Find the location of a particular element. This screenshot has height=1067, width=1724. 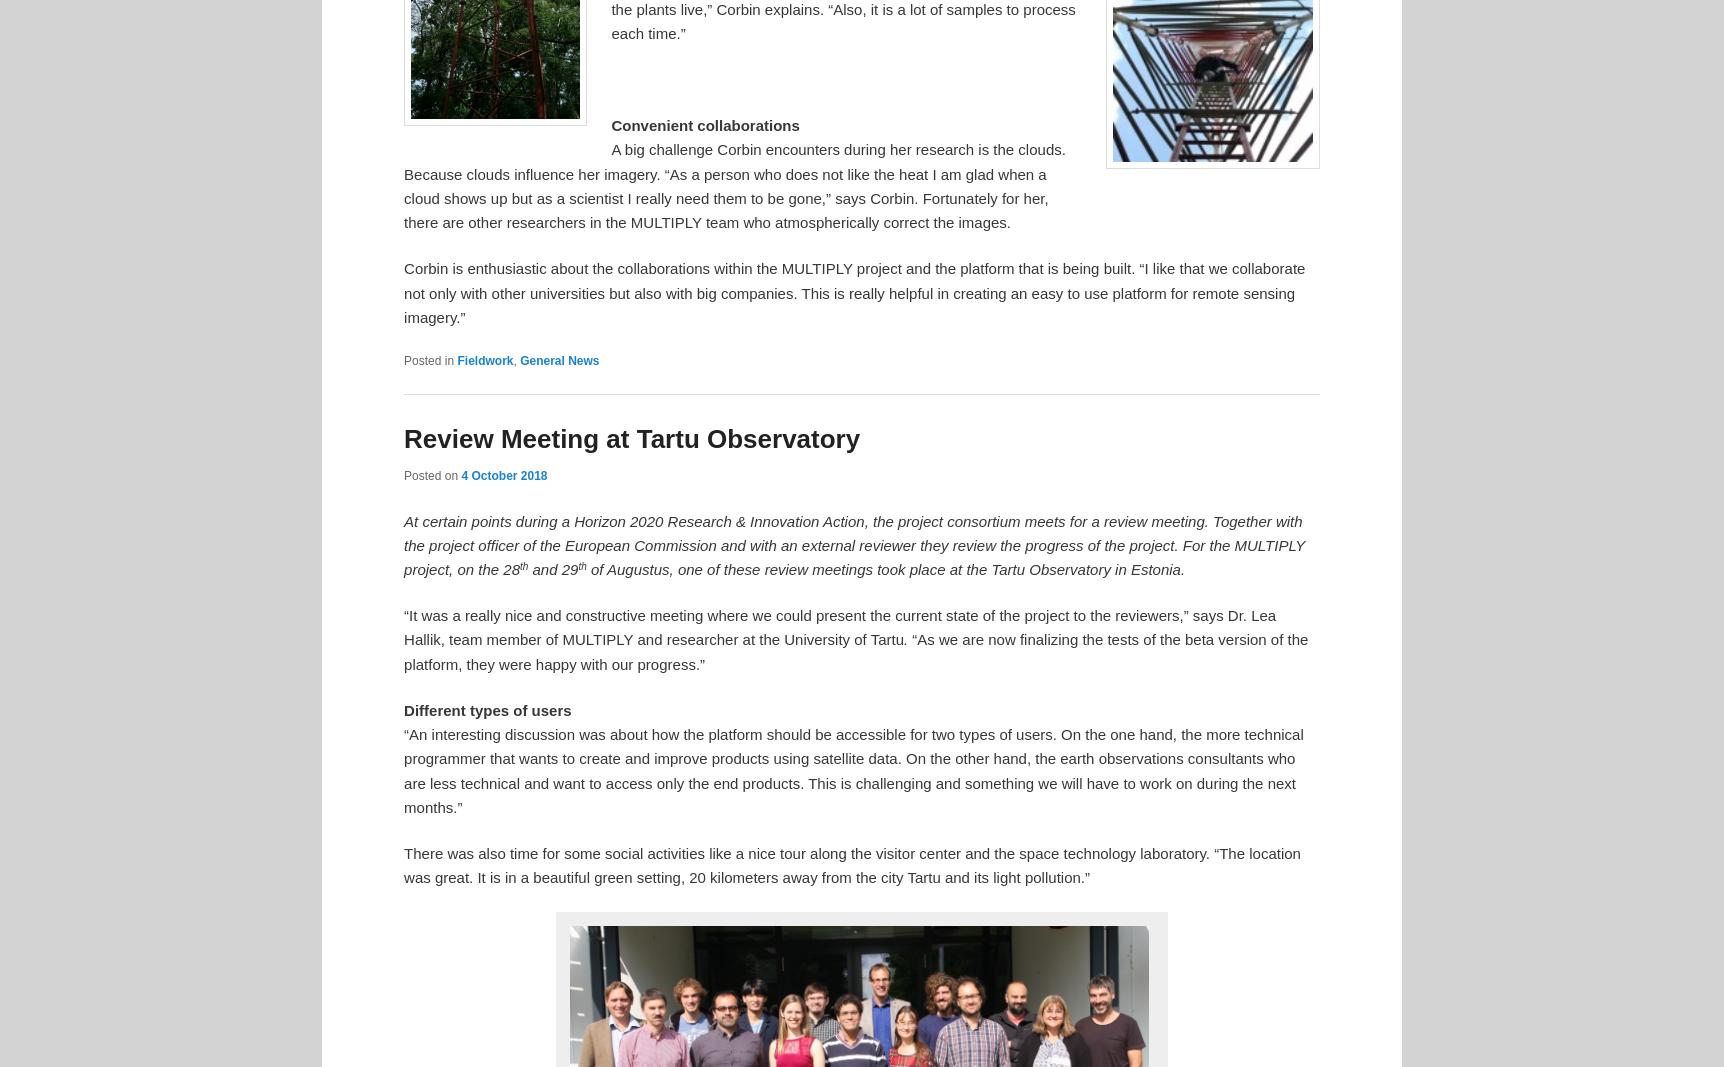

'“It was a really nice and constructive meeting where we could present the current state of the project to the reviewers,” says Dr. Lea Hallik, team member of MULTIPLY and researcher at the University of Tartu' is located at coordinates (838, 627).